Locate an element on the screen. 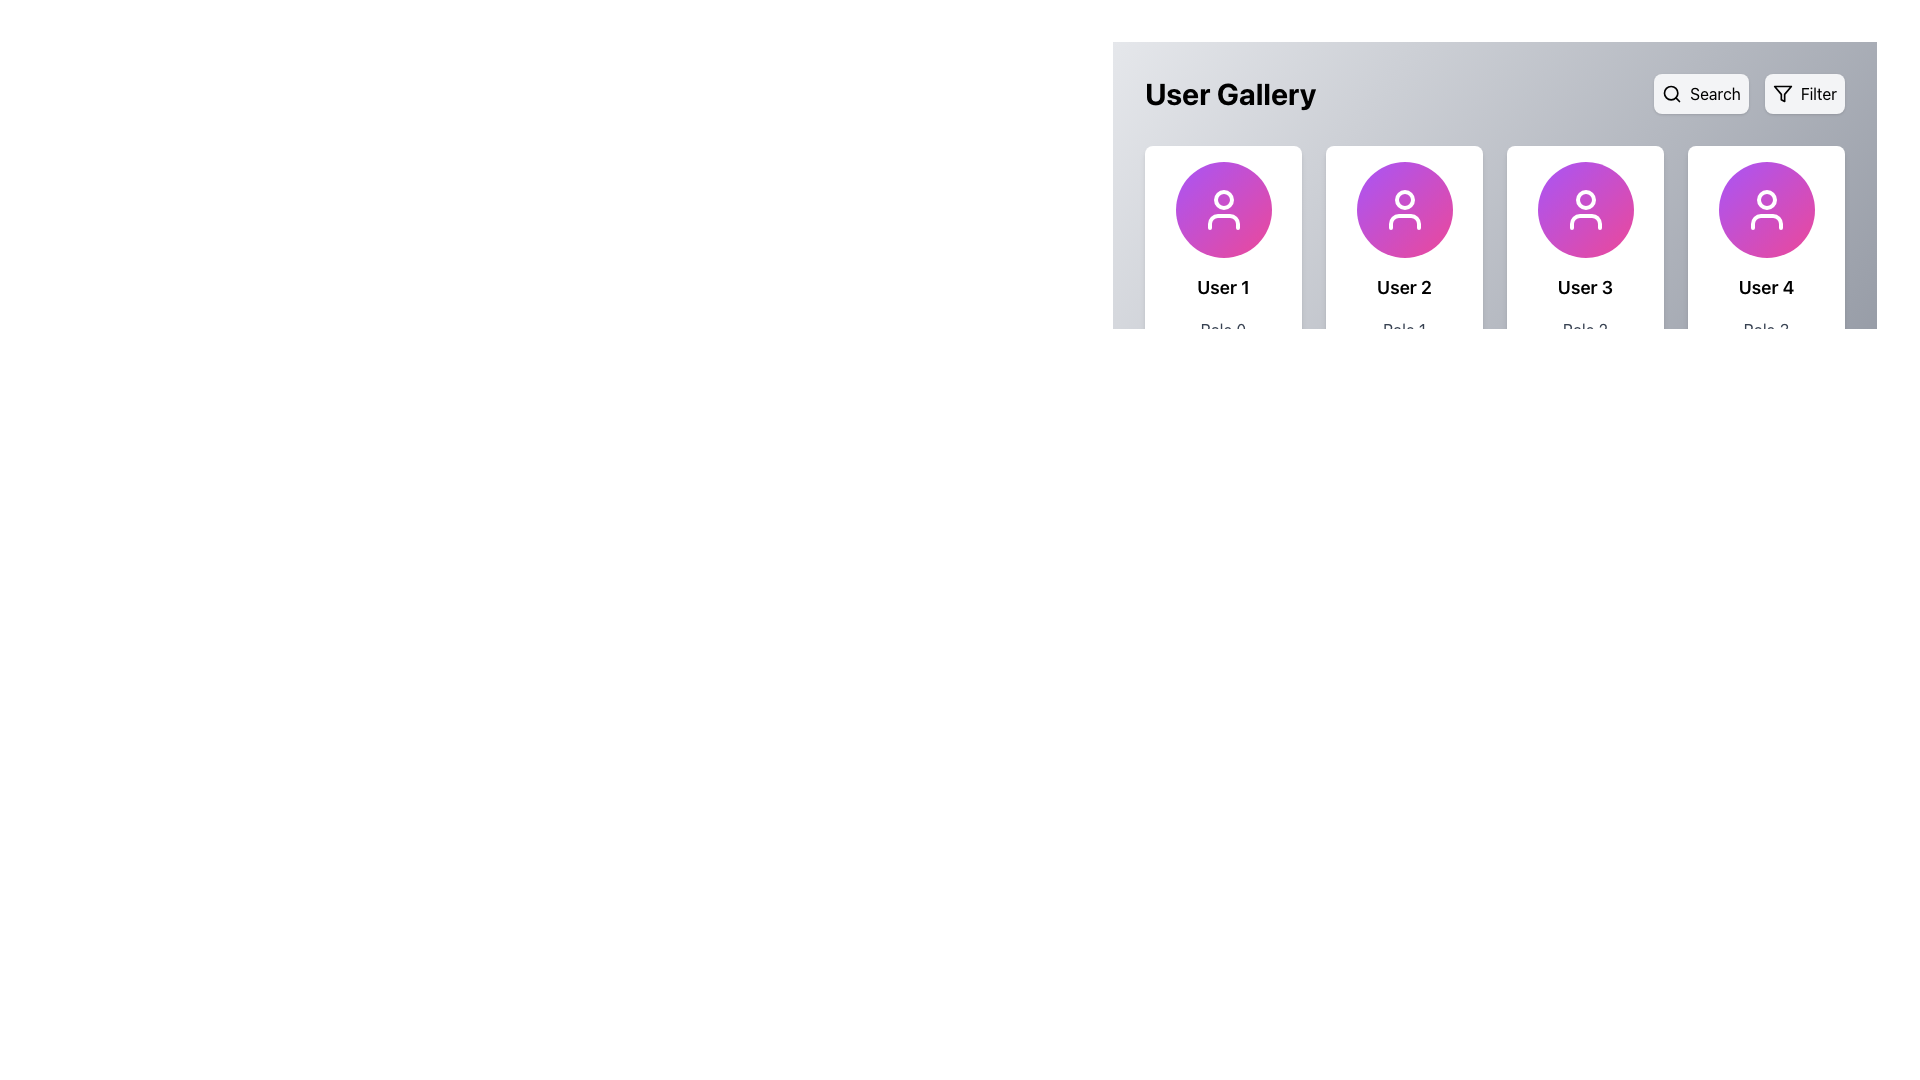 The image size is (1920, 1080). the user profile summary card for 'User 3' in the User Gallery section, which contains text, an icon, and a button is located at coordinates (1584, 292).